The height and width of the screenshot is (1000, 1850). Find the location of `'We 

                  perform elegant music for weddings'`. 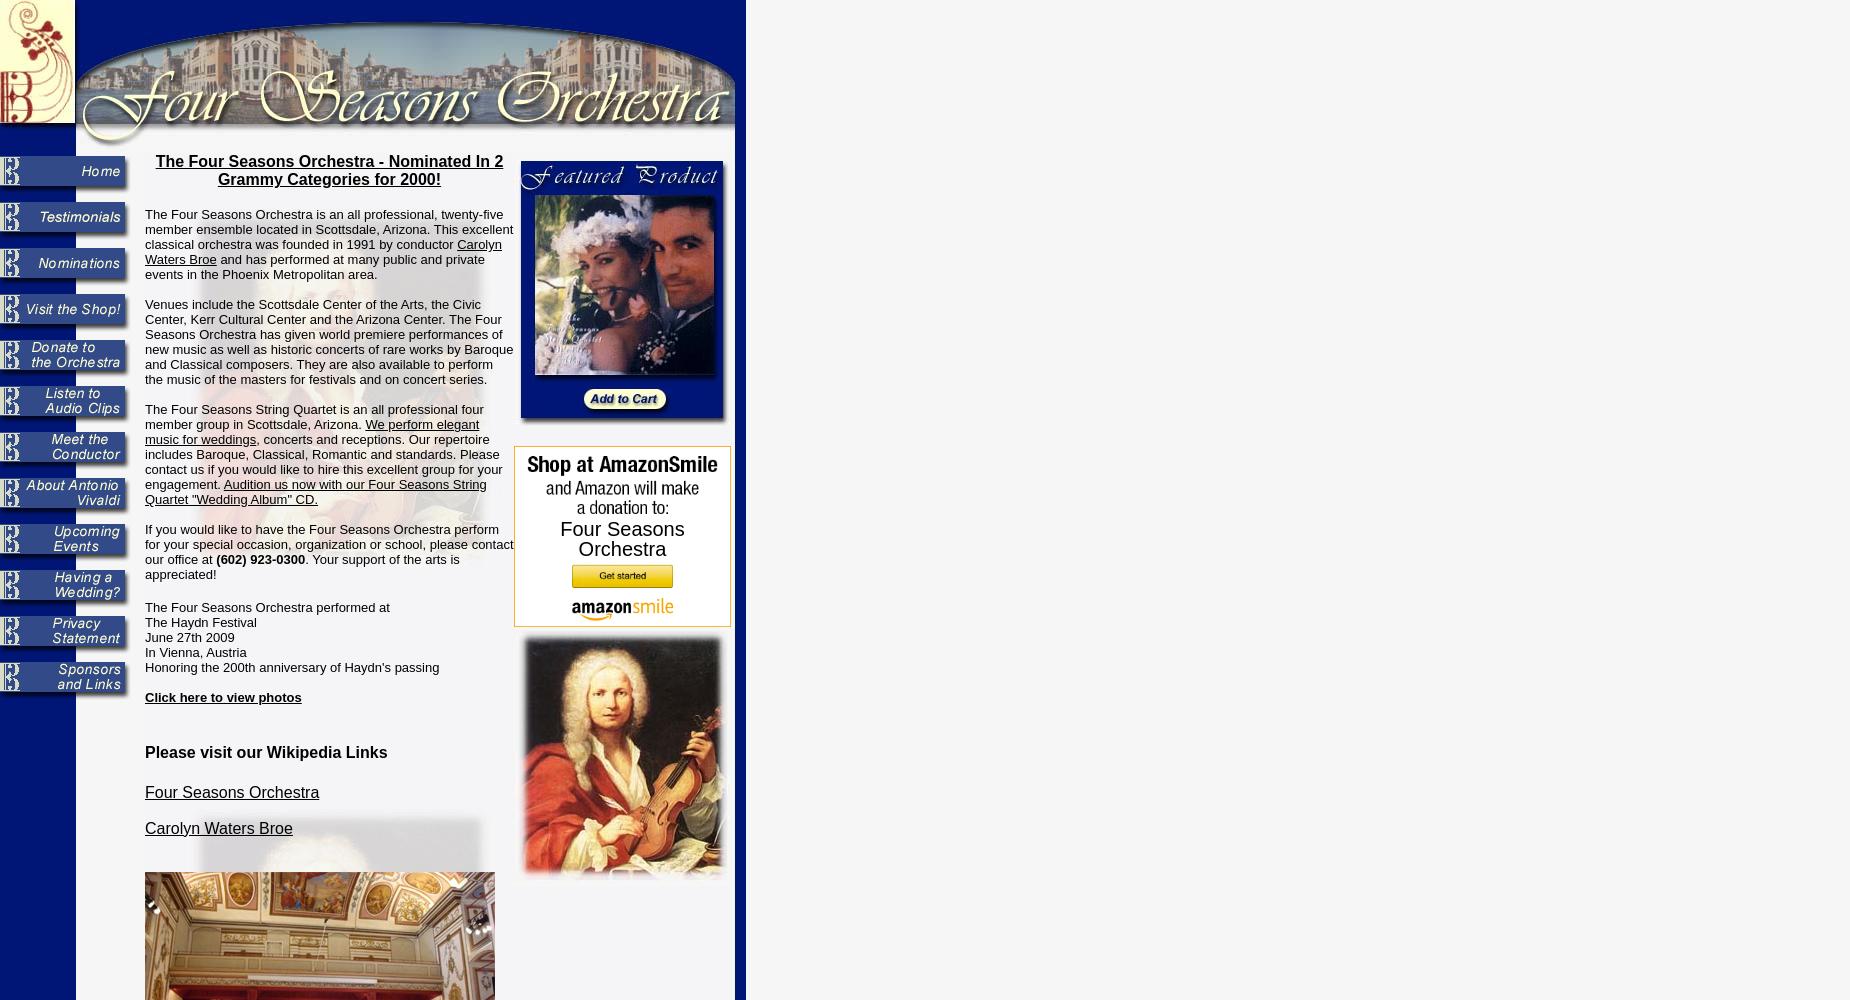

'We 

                  perform elegant music for weddings' is located at coordinates (310, 432).